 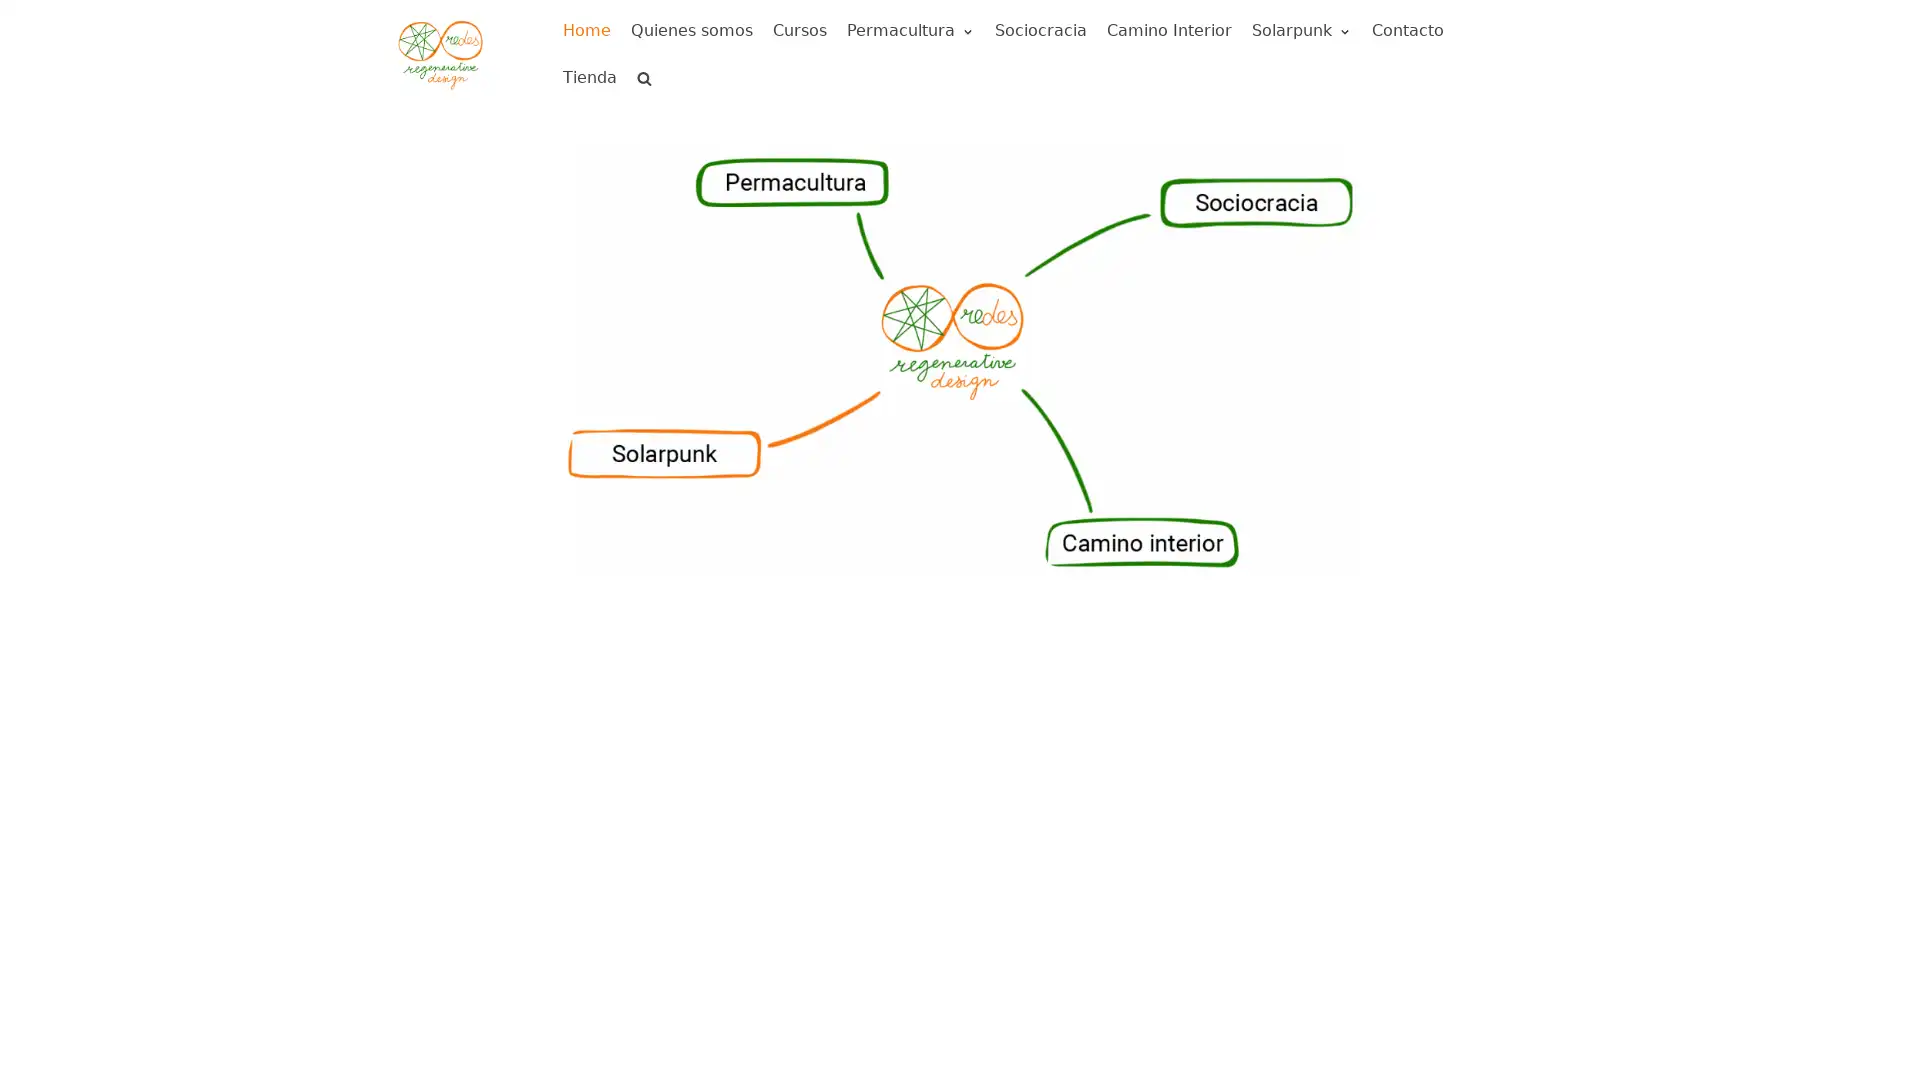 I want to click on Buscar, so click(x=608, y=122).